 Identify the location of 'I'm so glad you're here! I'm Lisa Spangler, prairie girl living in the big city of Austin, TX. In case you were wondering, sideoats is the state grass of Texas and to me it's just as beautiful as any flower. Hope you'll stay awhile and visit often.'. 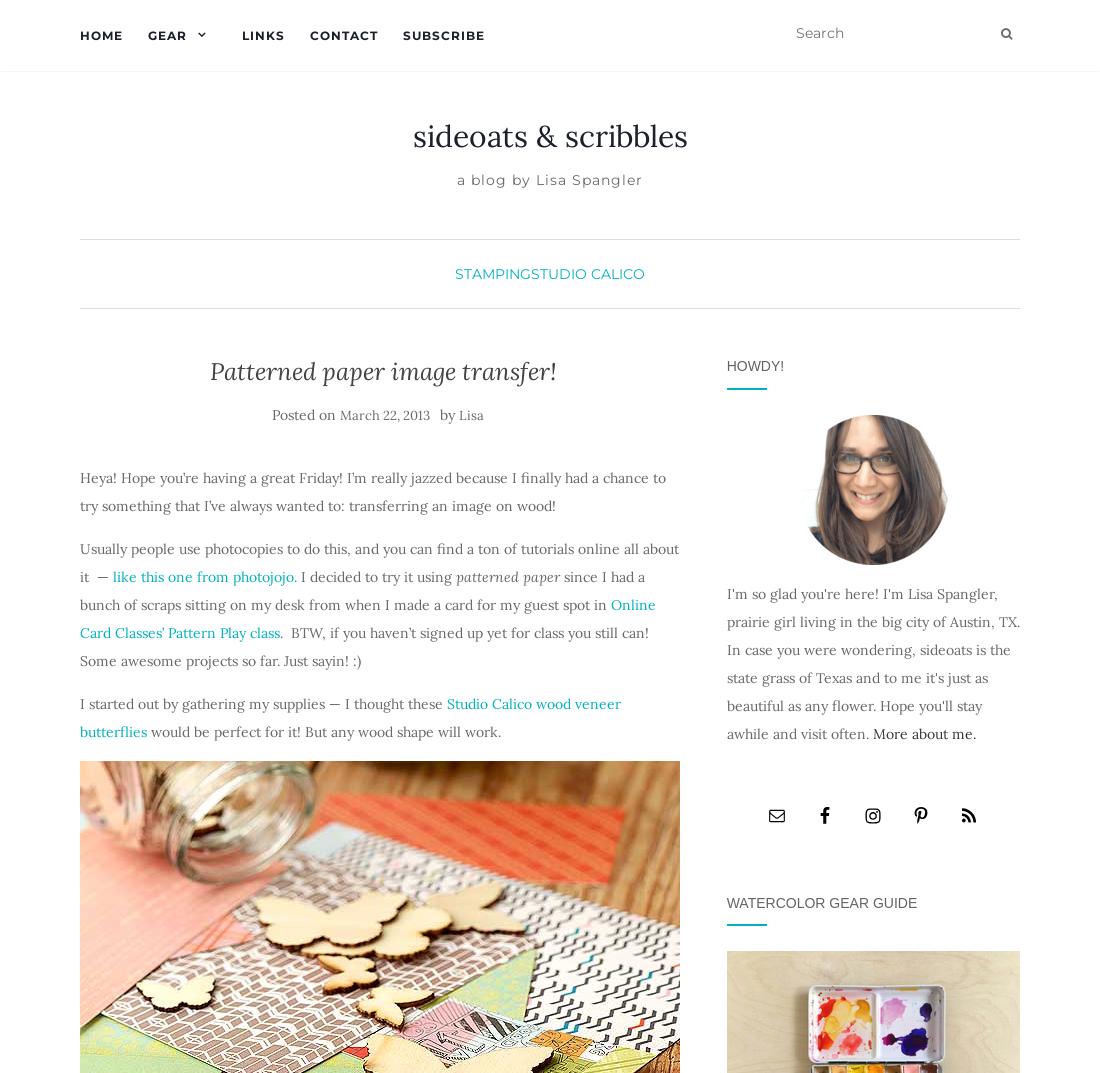
(871, 663).